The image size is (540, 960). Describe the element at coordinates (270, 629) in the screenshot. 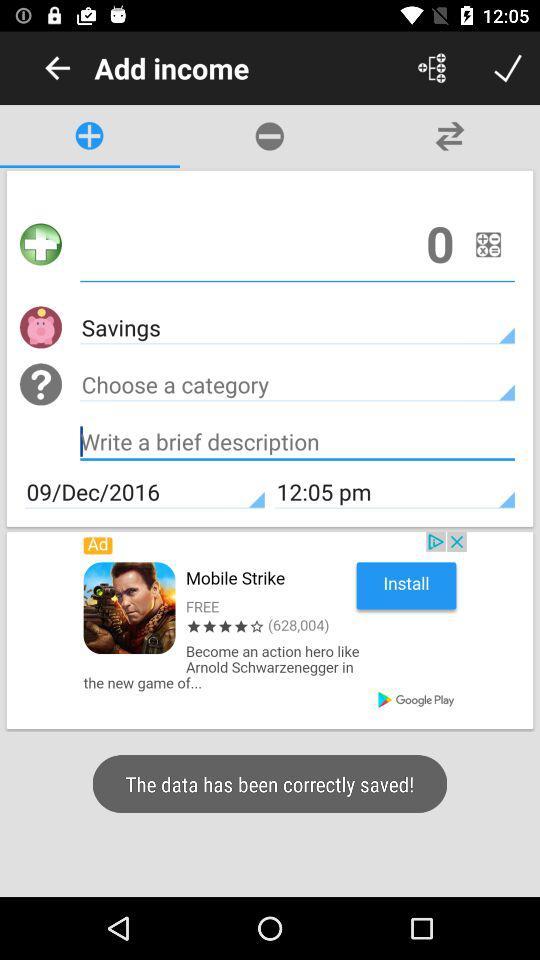

I see `open google play site for mobile strike` at that location.